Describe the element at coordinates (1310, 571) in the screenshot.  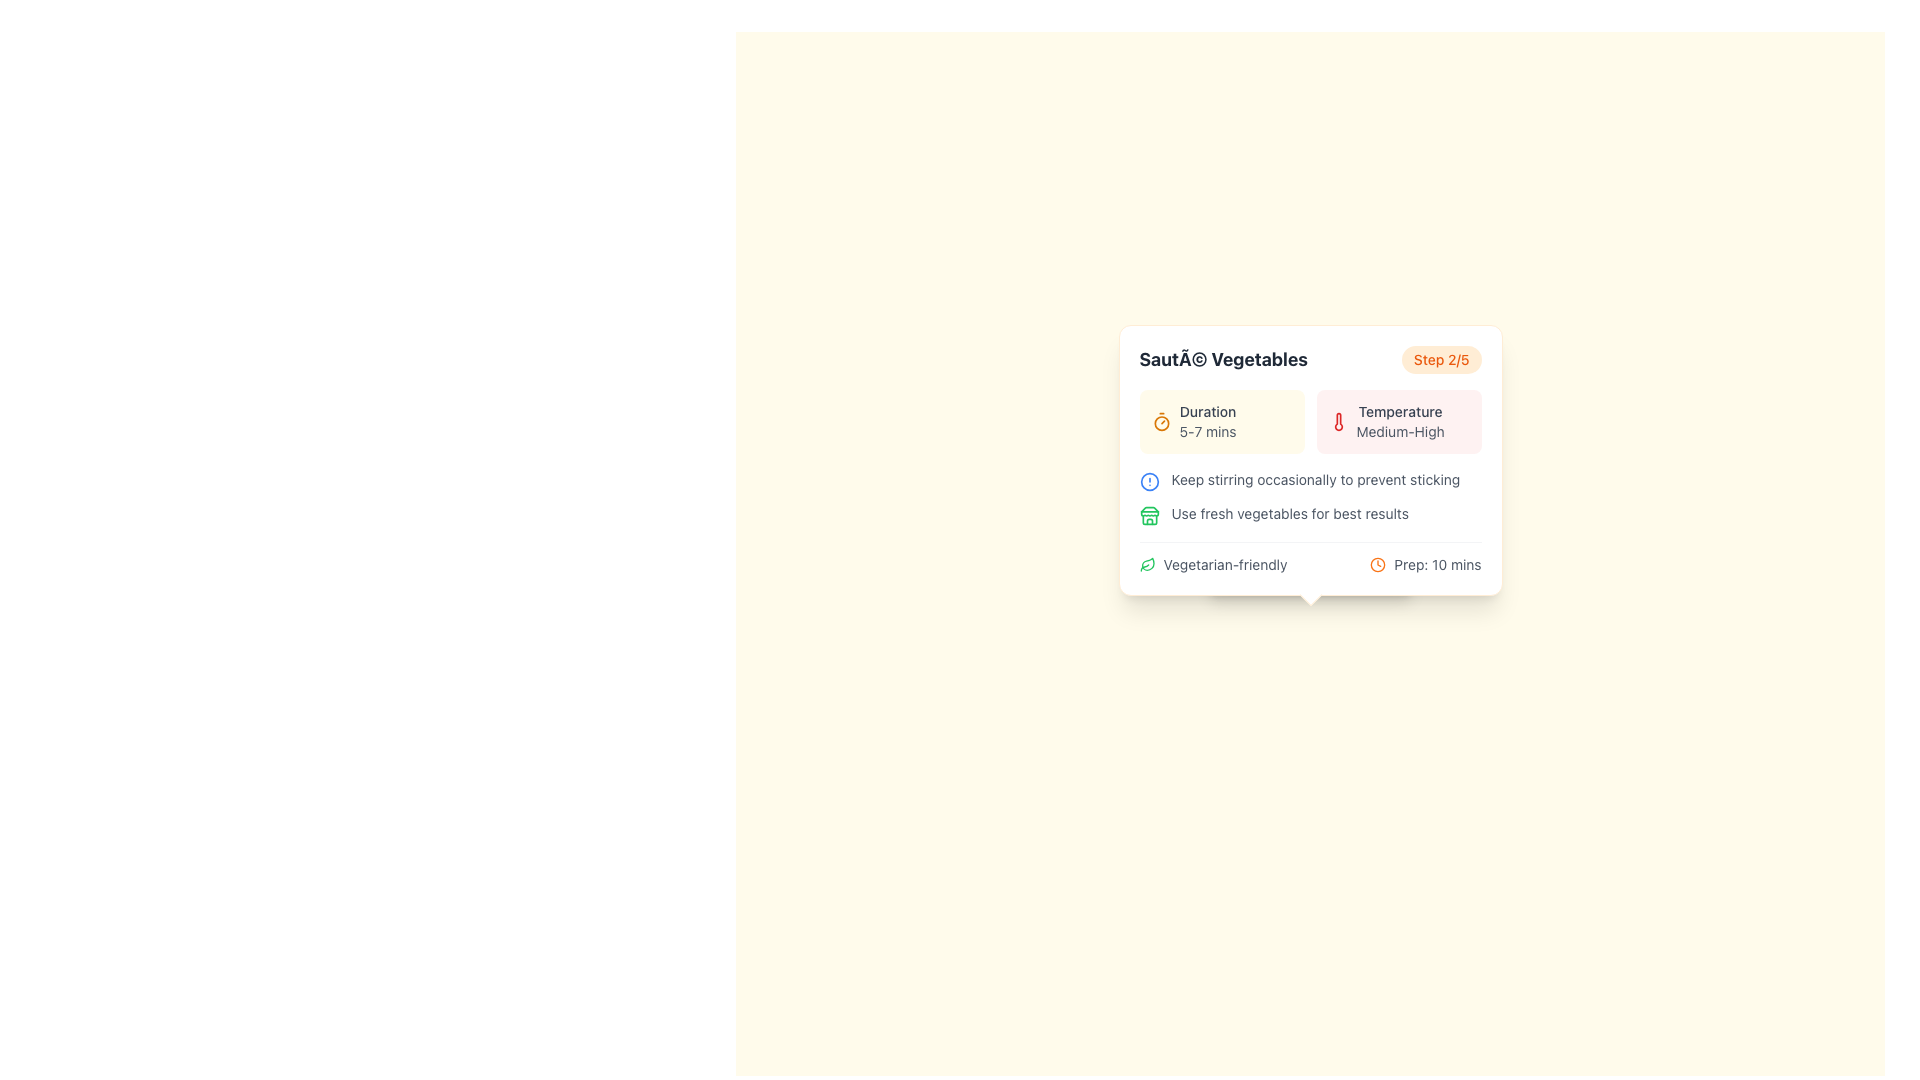
I see `the decorative dot located centrally between the labels 'Vegetarian-friendly' and 'Prep: 10 mins' within the card-like structure` at that location.